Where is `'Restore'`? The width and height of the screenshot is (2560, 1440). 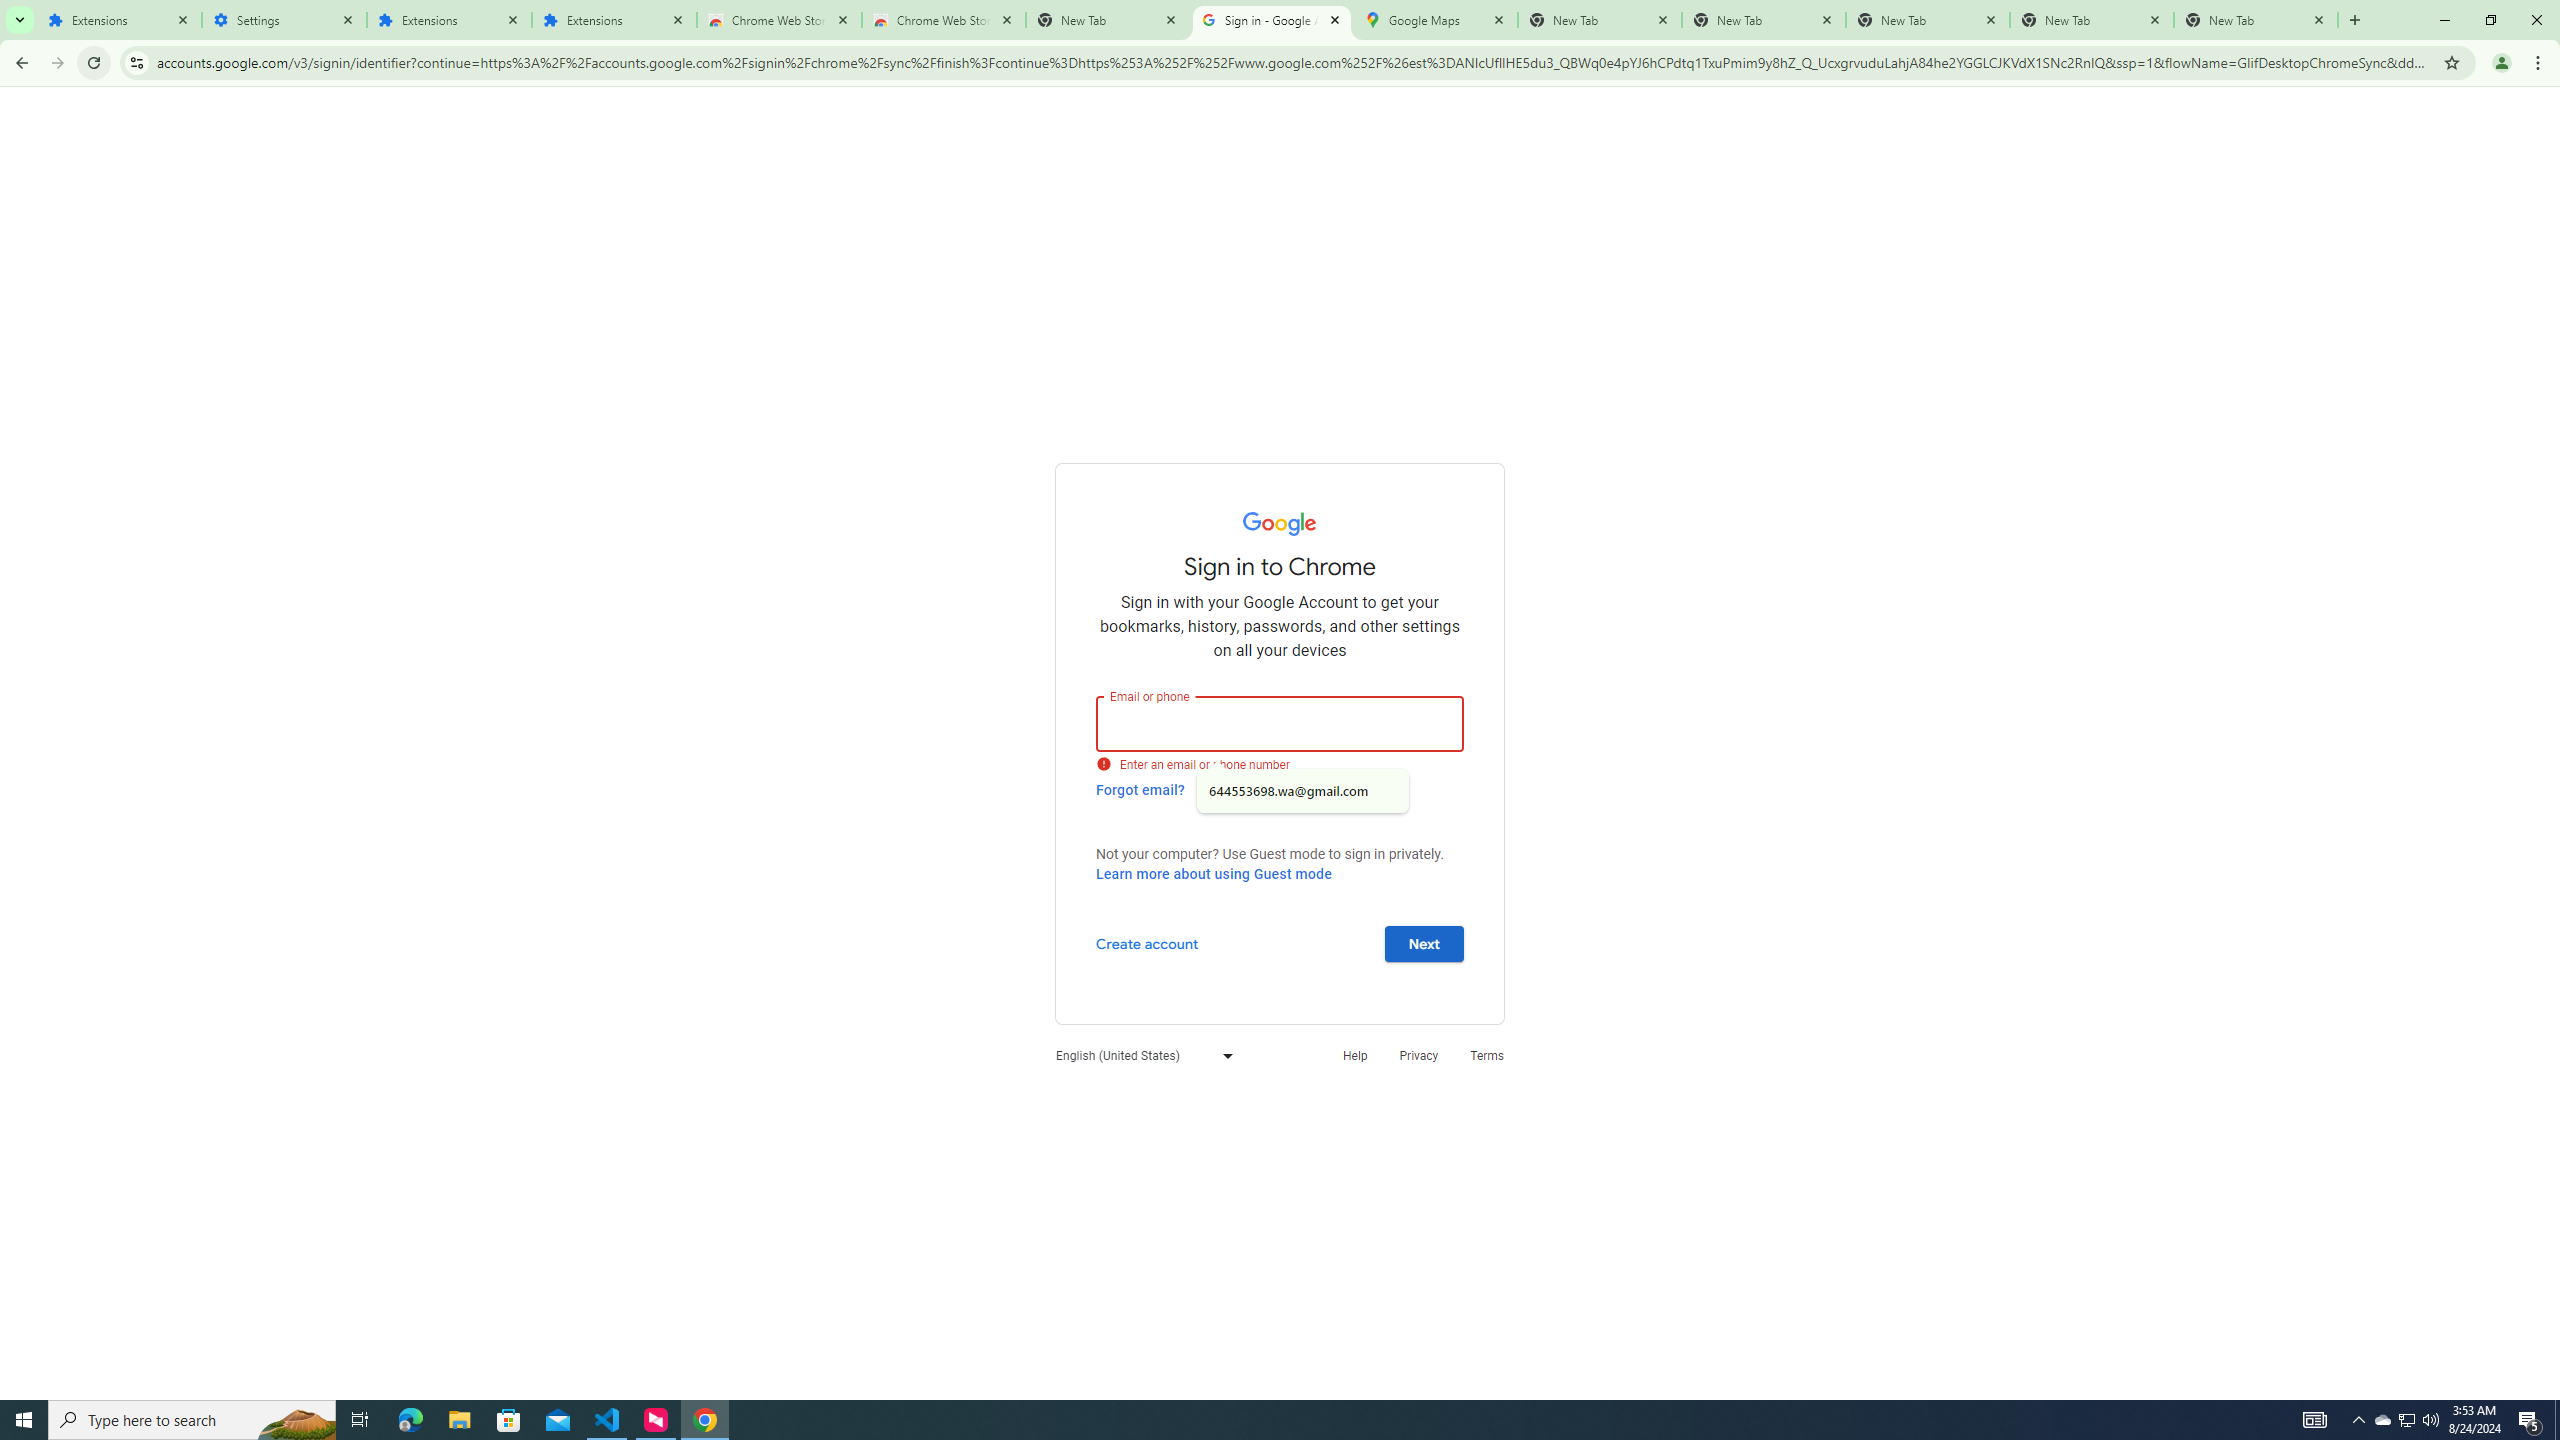 'Restore' is located at coordinates (2490, 19).